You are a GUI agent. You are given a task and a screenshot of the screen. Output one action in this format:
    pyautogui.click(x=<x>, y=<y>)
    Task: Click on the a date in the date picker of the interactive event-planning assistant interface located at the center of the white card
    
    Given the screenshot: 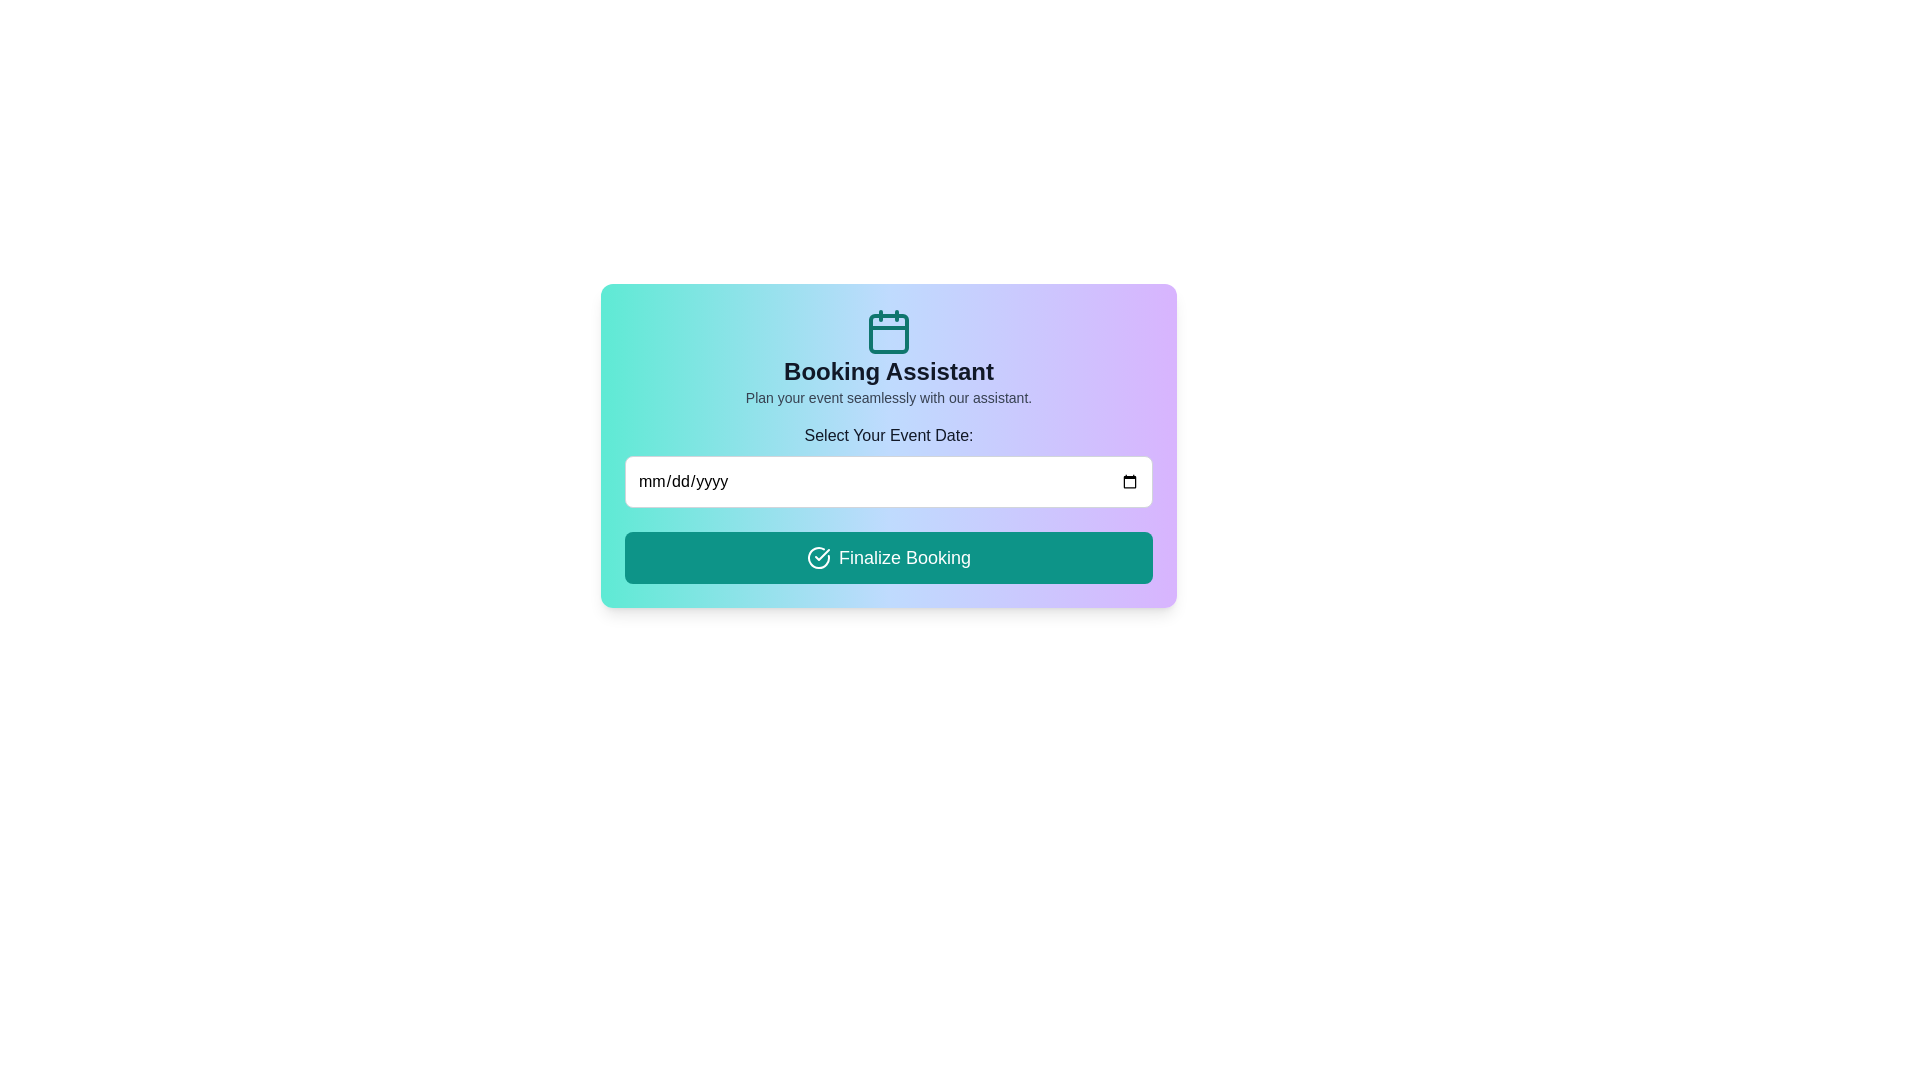 What is the action you would take?
    pyautogui.click(x=887, y=445)
    